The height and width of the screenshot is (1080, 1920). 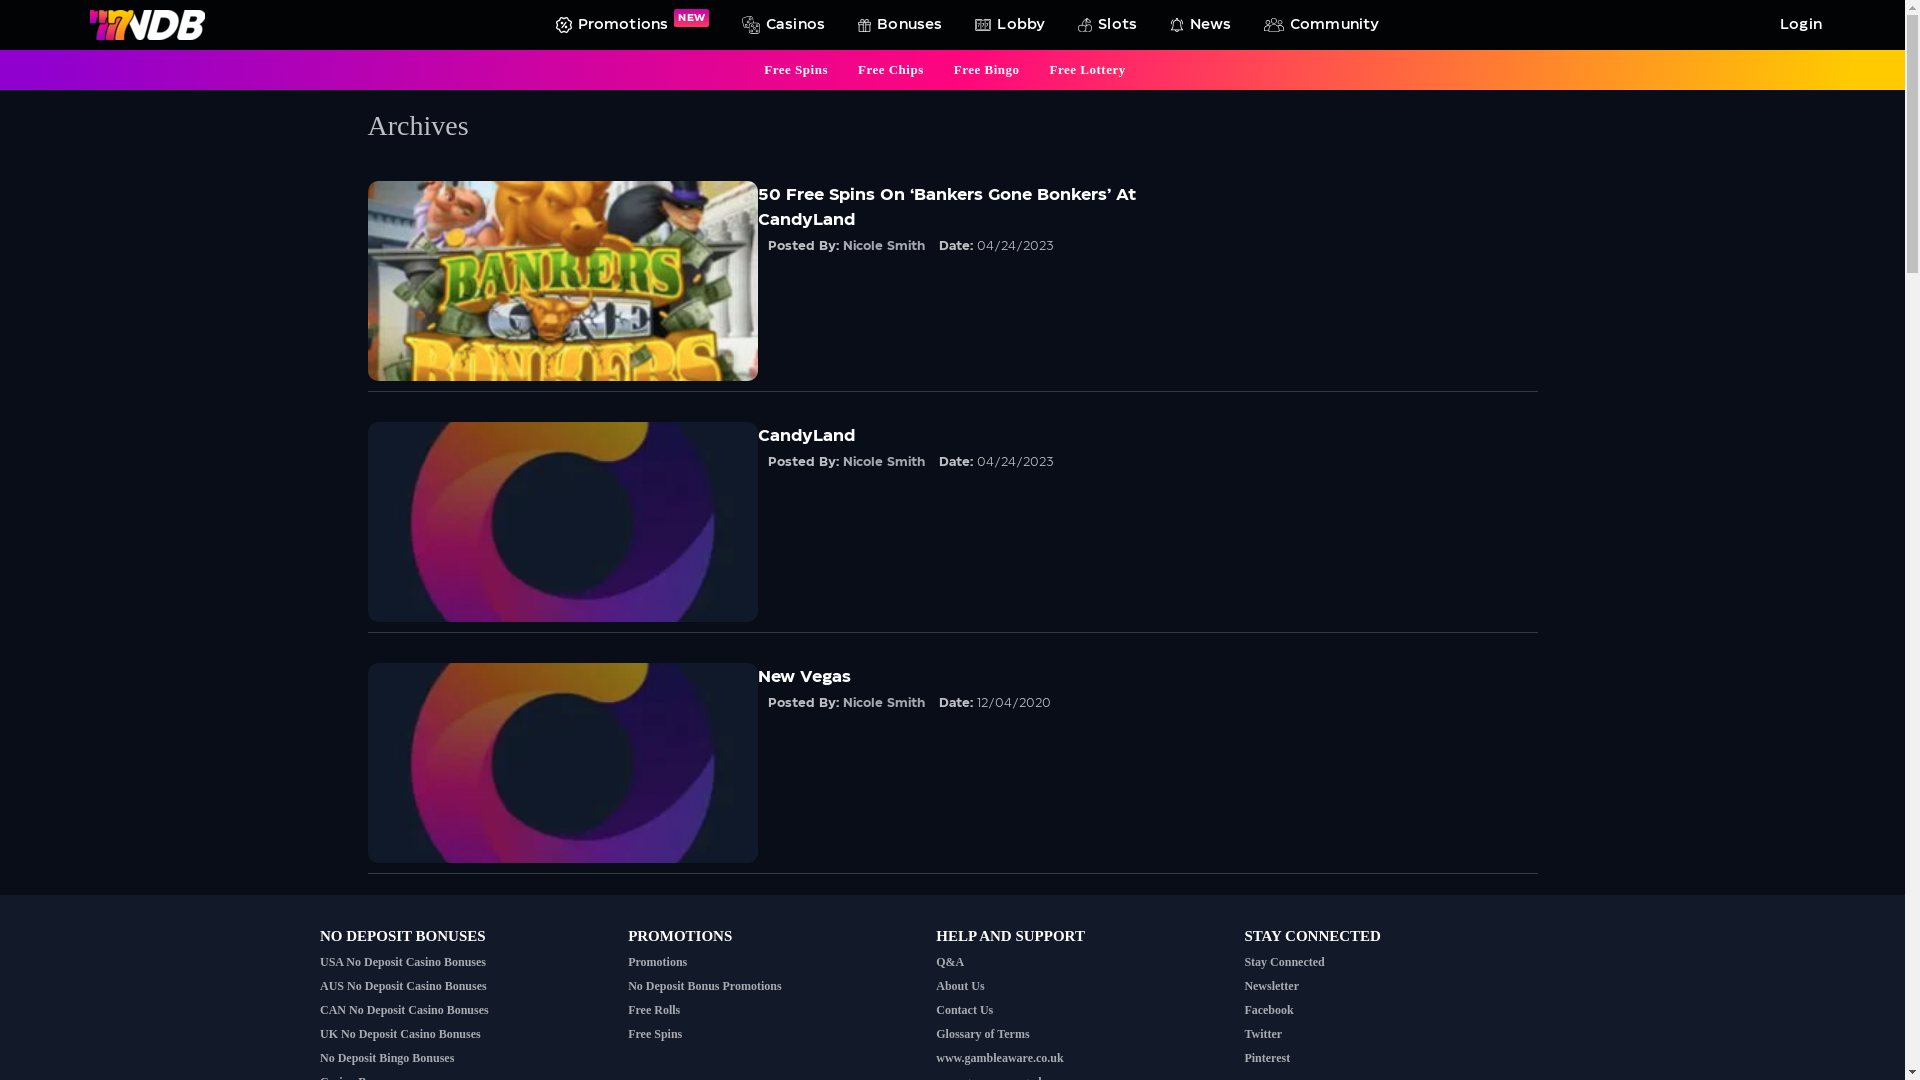 What do you see at coordinates (1267, 1010) in the screenshot?
I see `'Facebook'` at bounding box center [1267, 1010].